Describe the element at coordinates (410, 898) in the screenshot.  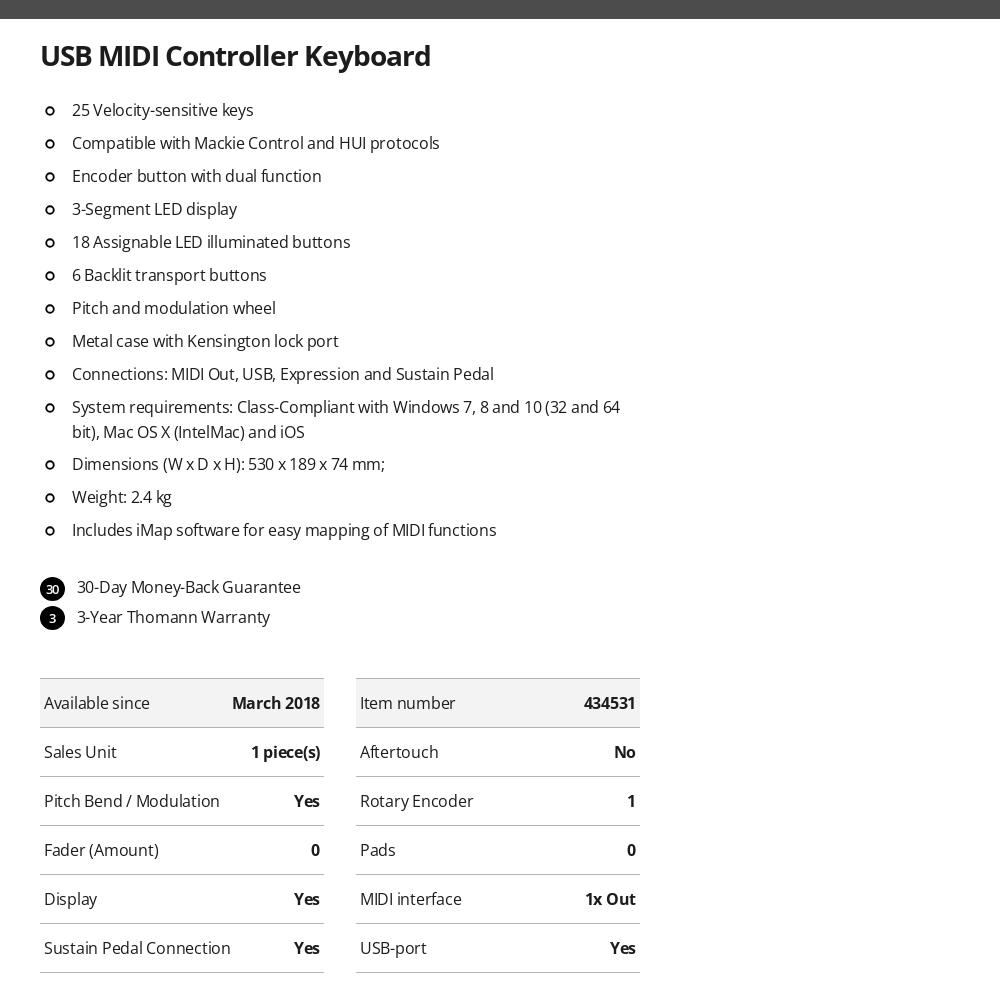
I see `'MIDI interface'` at that location.